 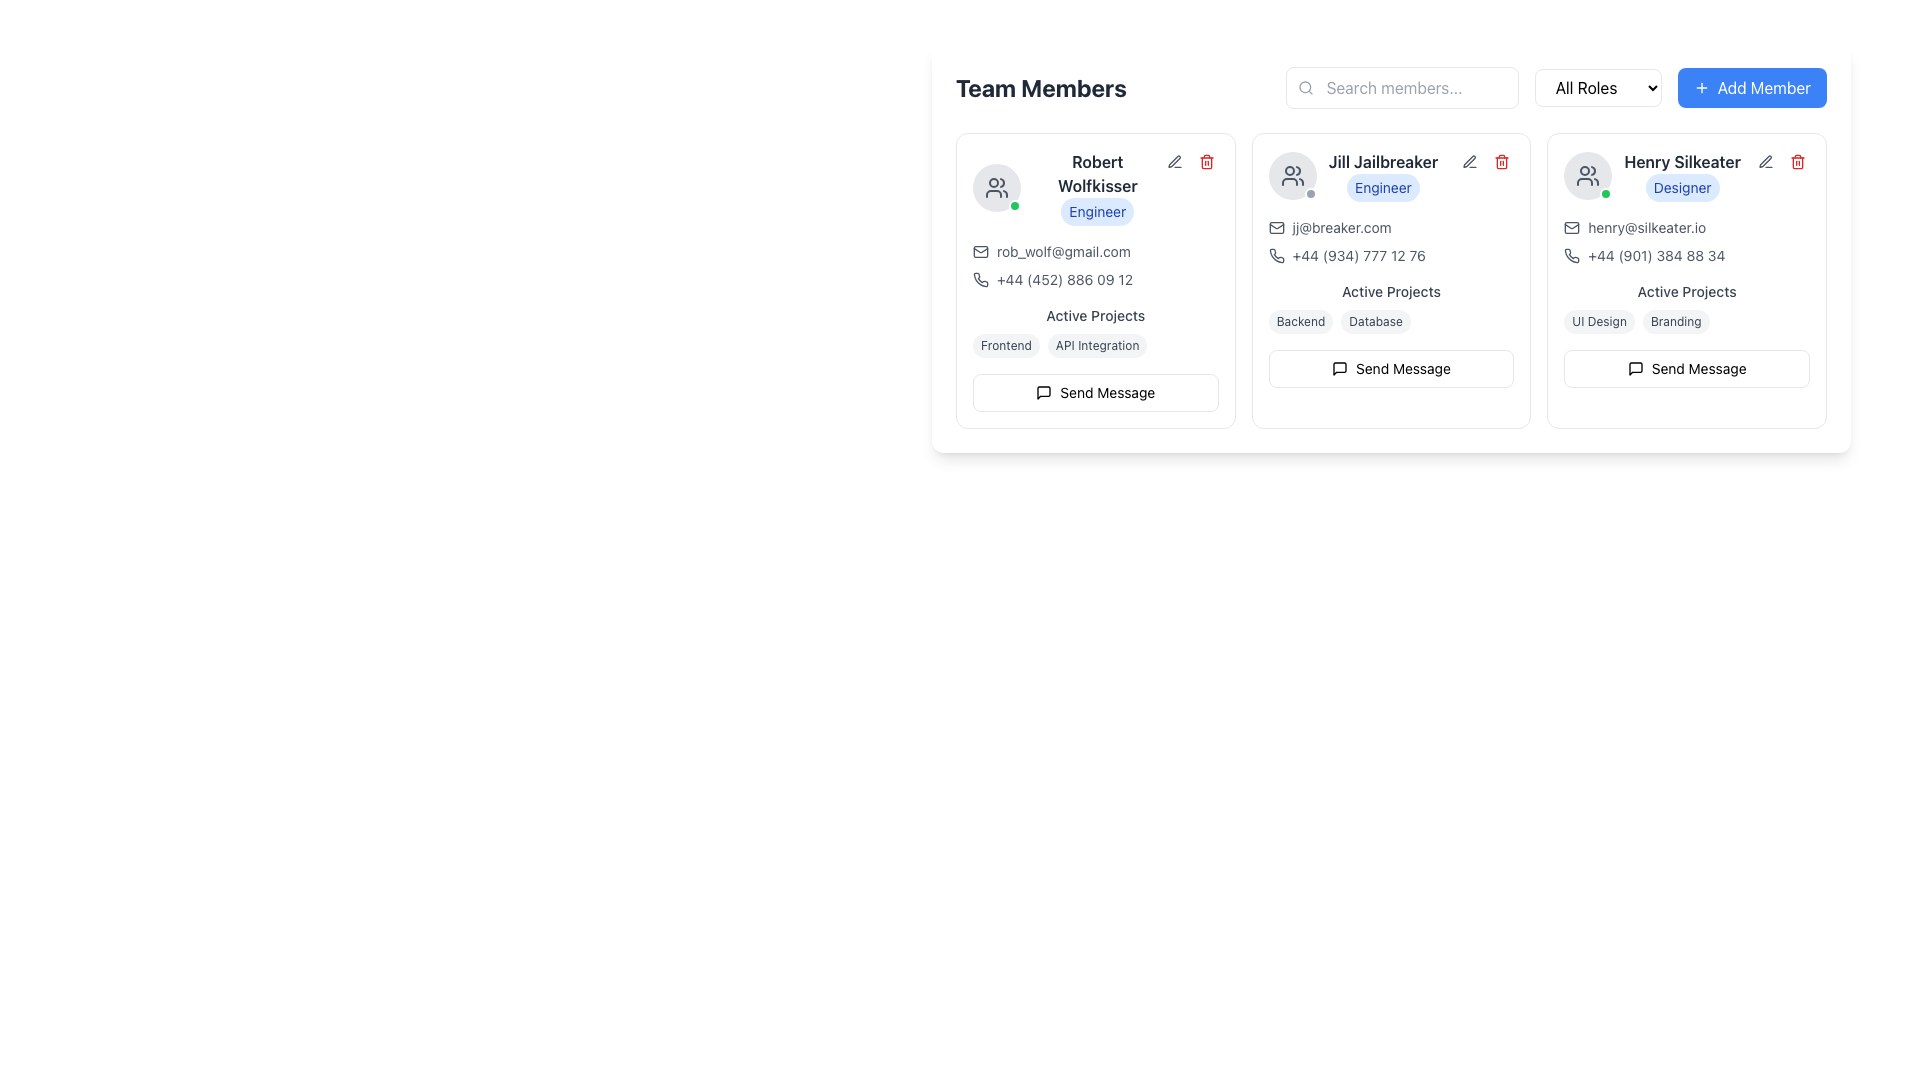 I want to click on the pill-shaped label with the text 'Frontend' located in the 'Active Projects' section of Robert Wolfkisser's card, so click(x=1006, y=345).